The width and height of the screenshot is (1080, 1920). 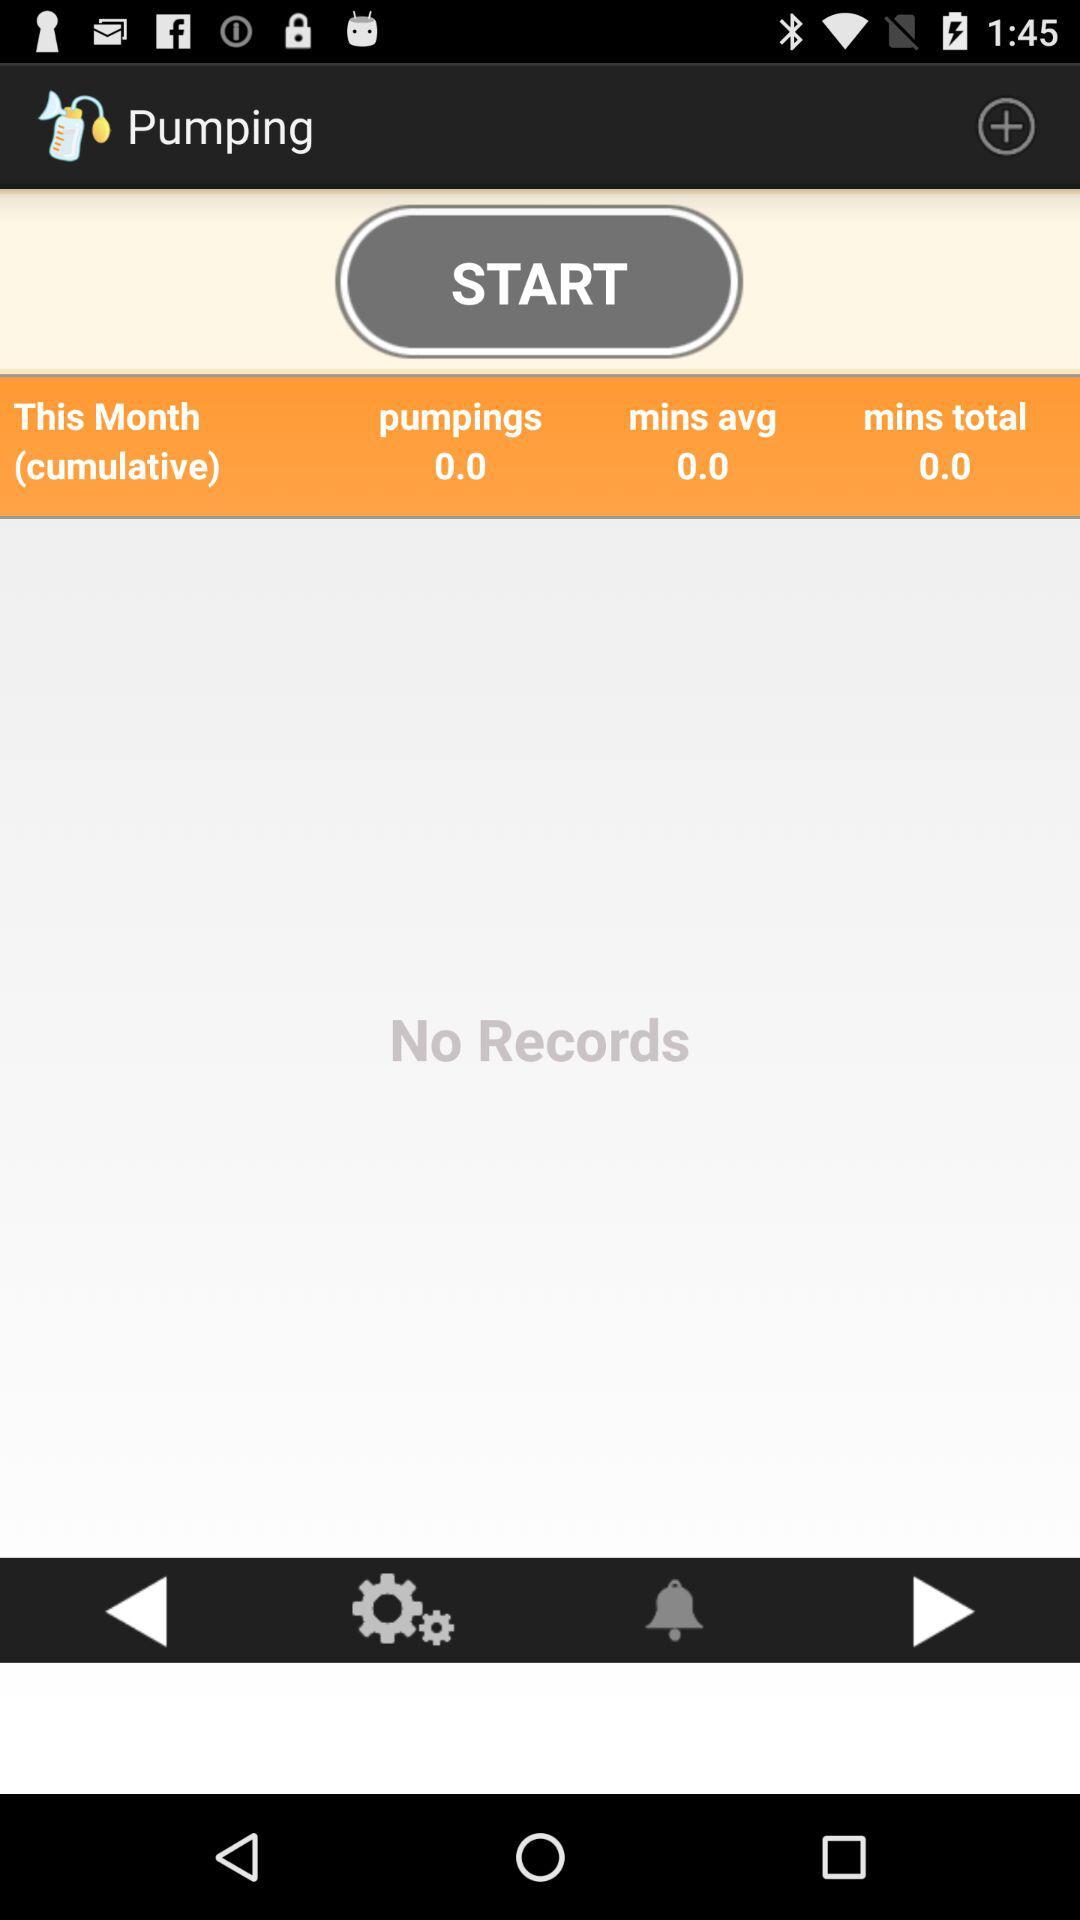 I want to click on app below no records icon, so click(x=675, y=1610).